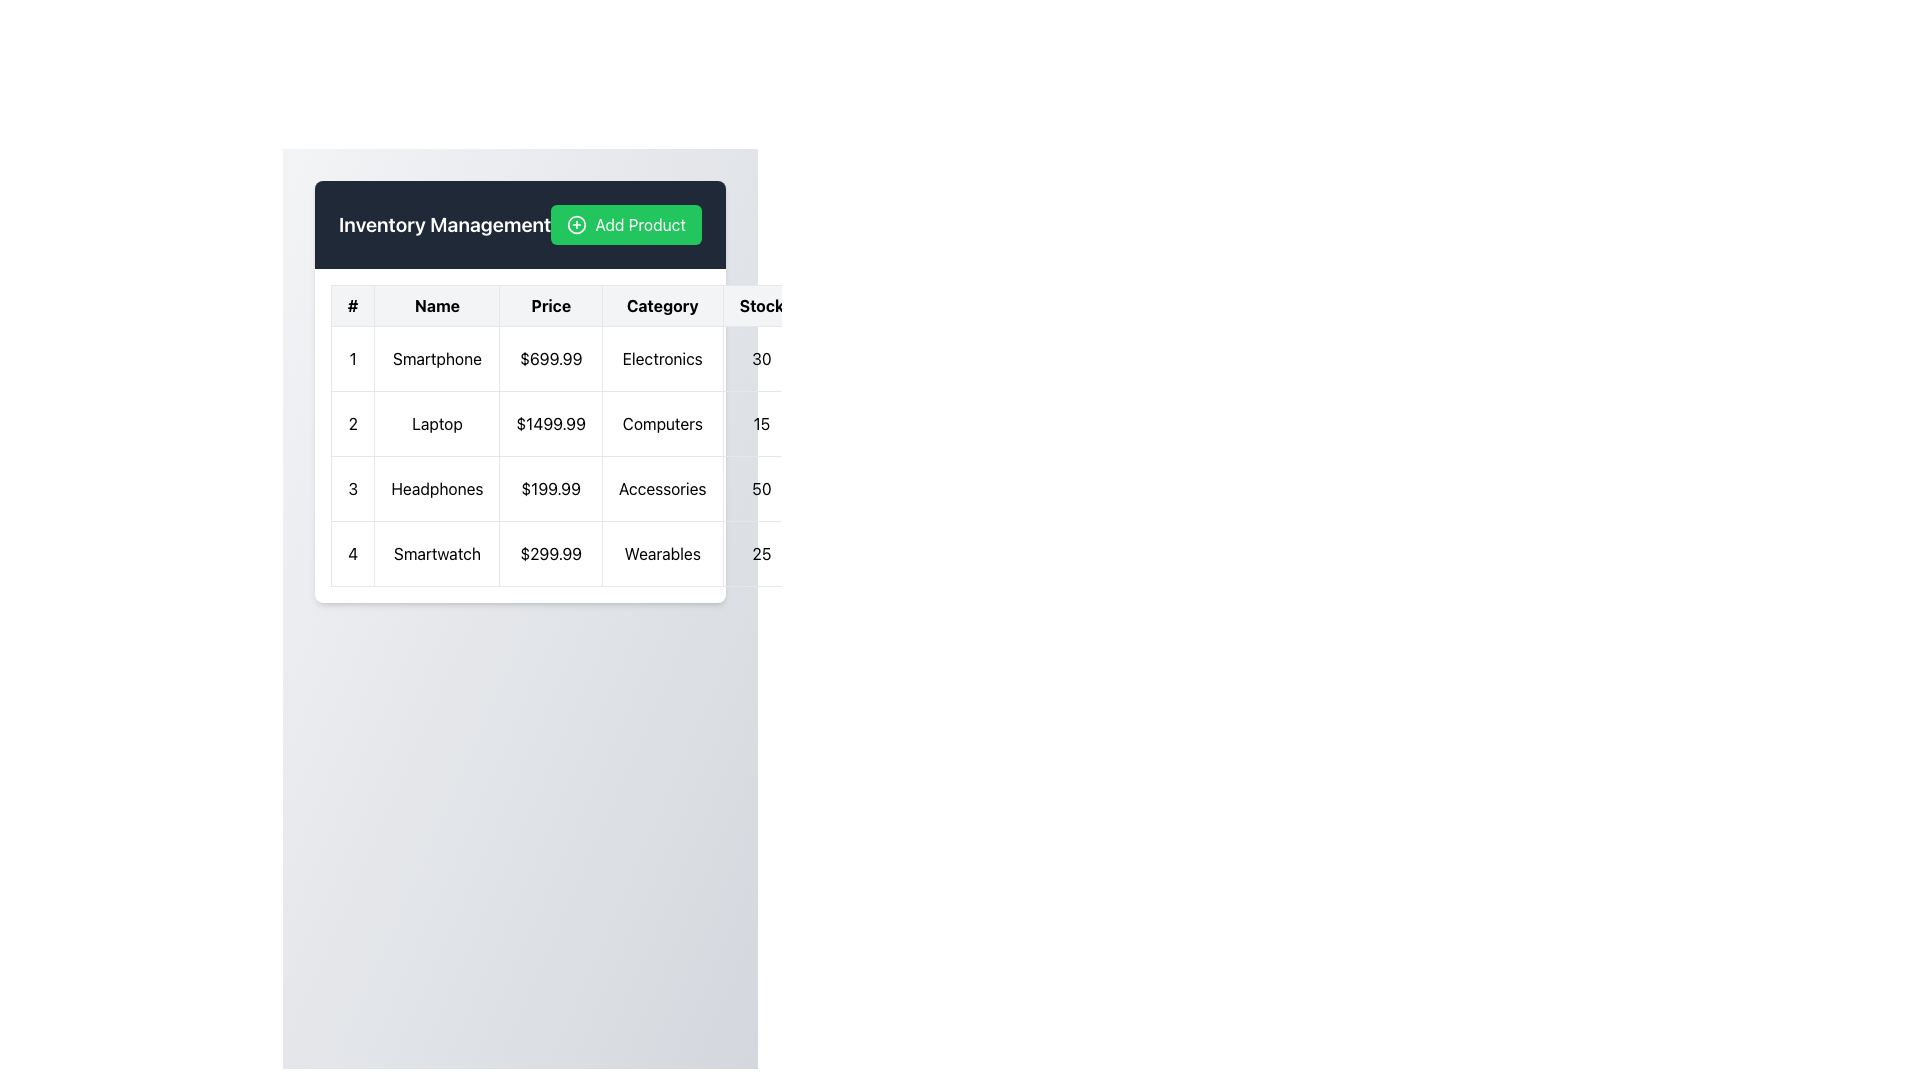 The width and height of the screenshot is (1920, 1080). I want to click on on the third row of the inventory table, which is located between the rows containing '2 Laptop' and '4 Smartwatch', so click(611, 489).